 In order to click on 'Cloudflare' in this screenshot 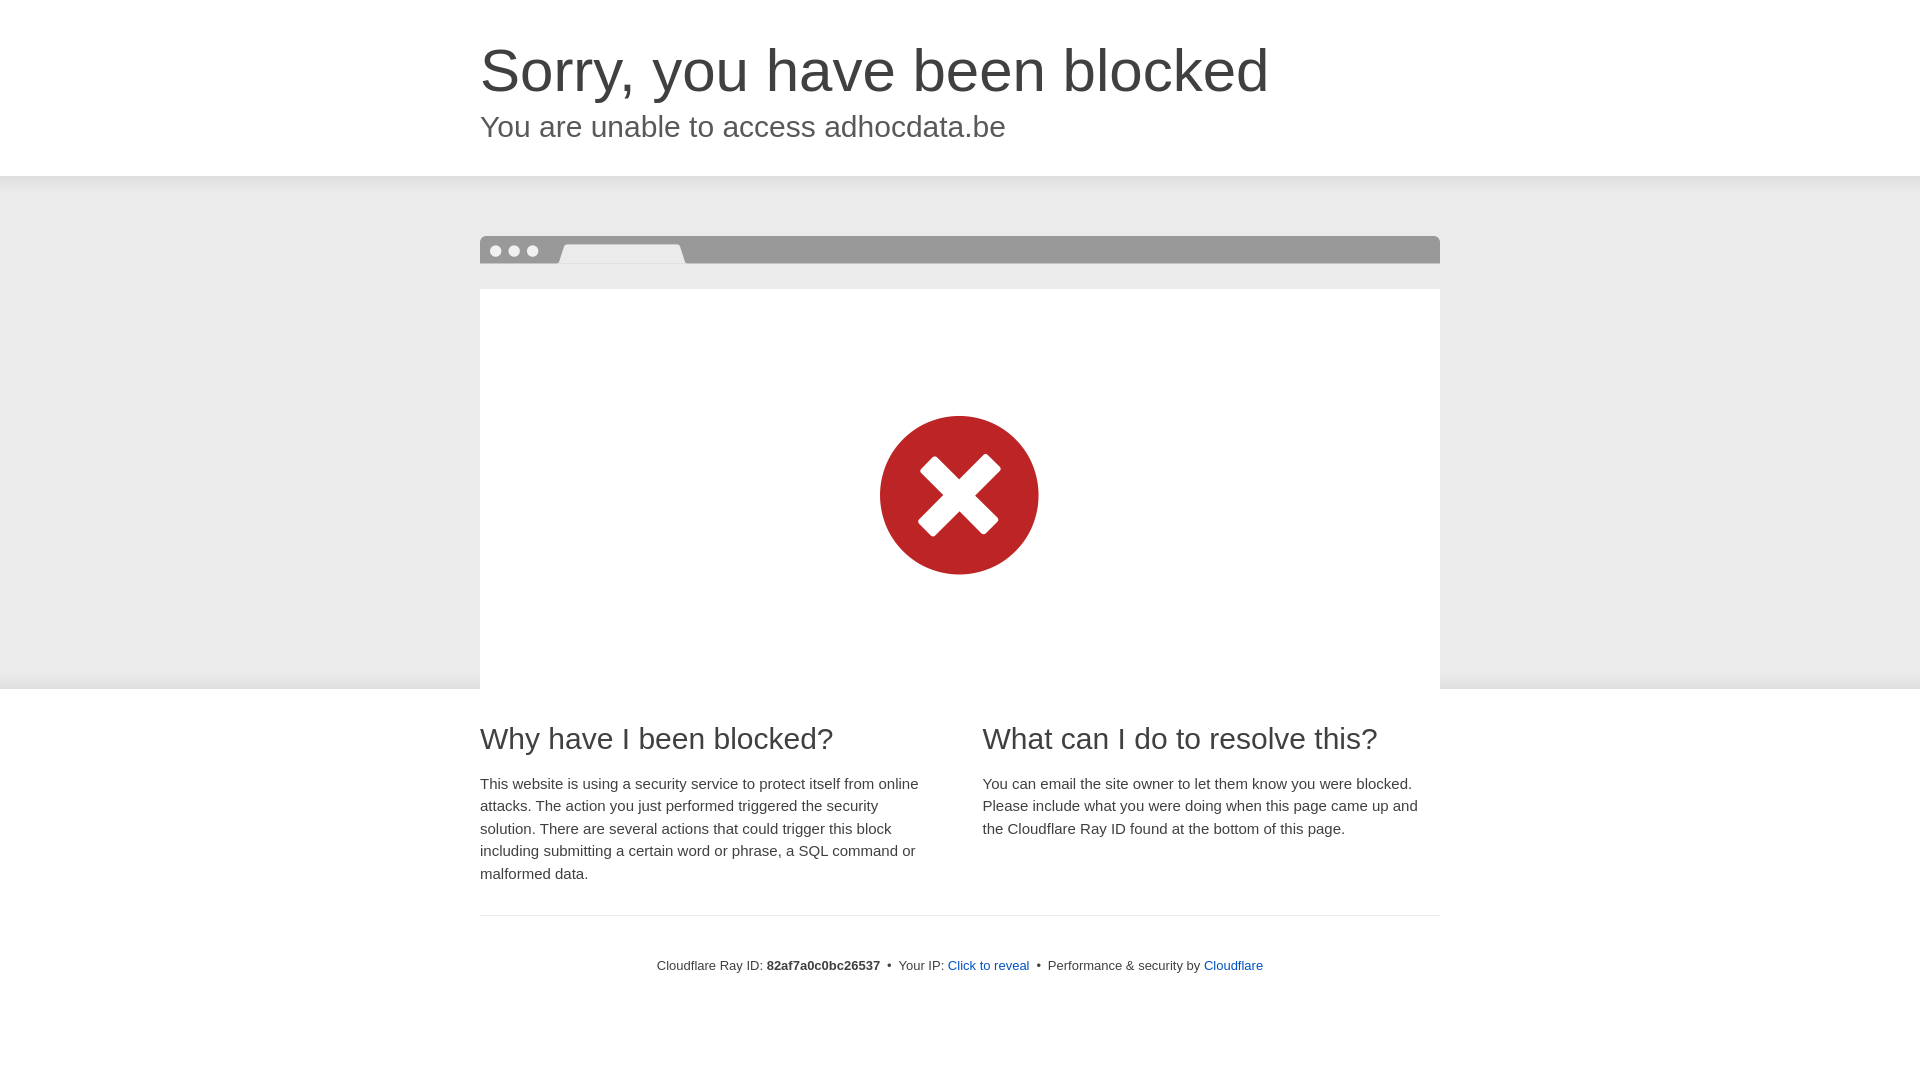, I will do `click(1232, 964)`.